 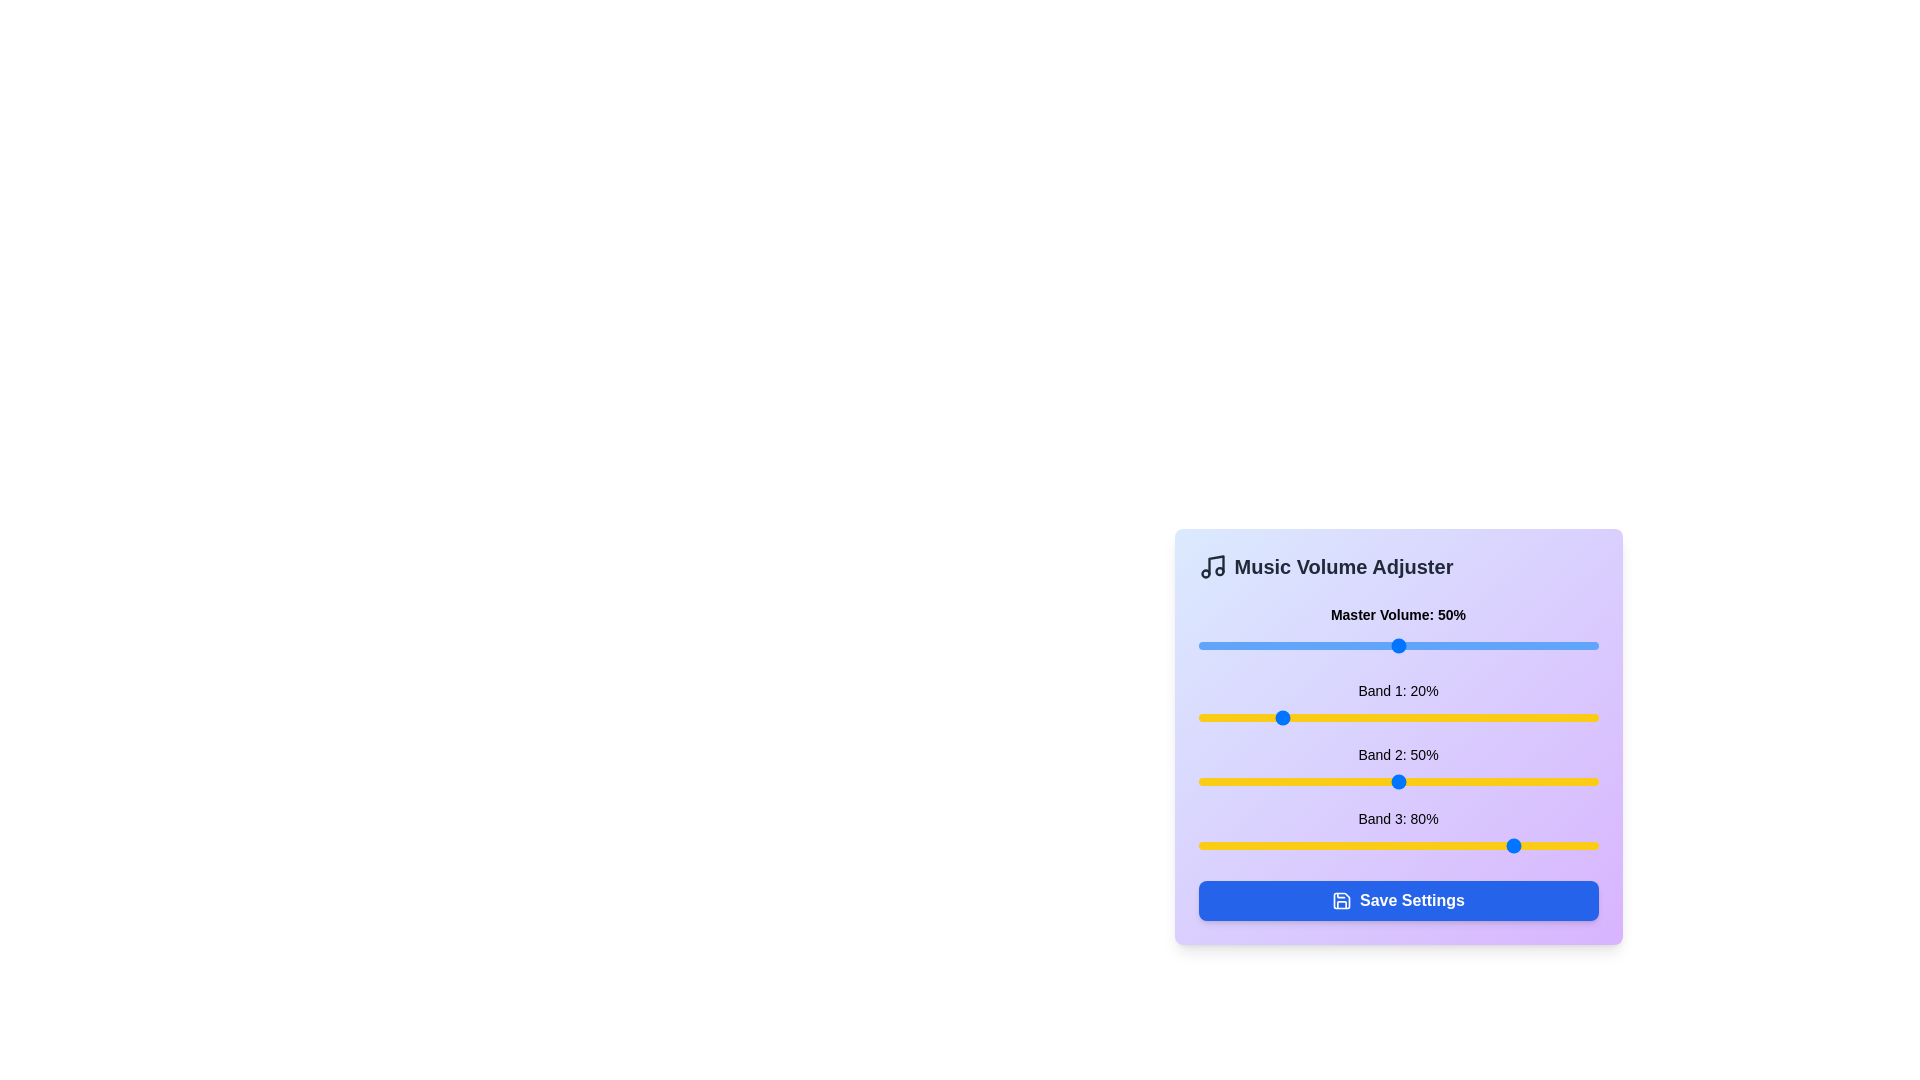 I want to click on the 'Save Settings' button, which has a blue background and white text, located at the bottom of the 'Music Volume Adjuster' card, so click(x=1397, y=901).